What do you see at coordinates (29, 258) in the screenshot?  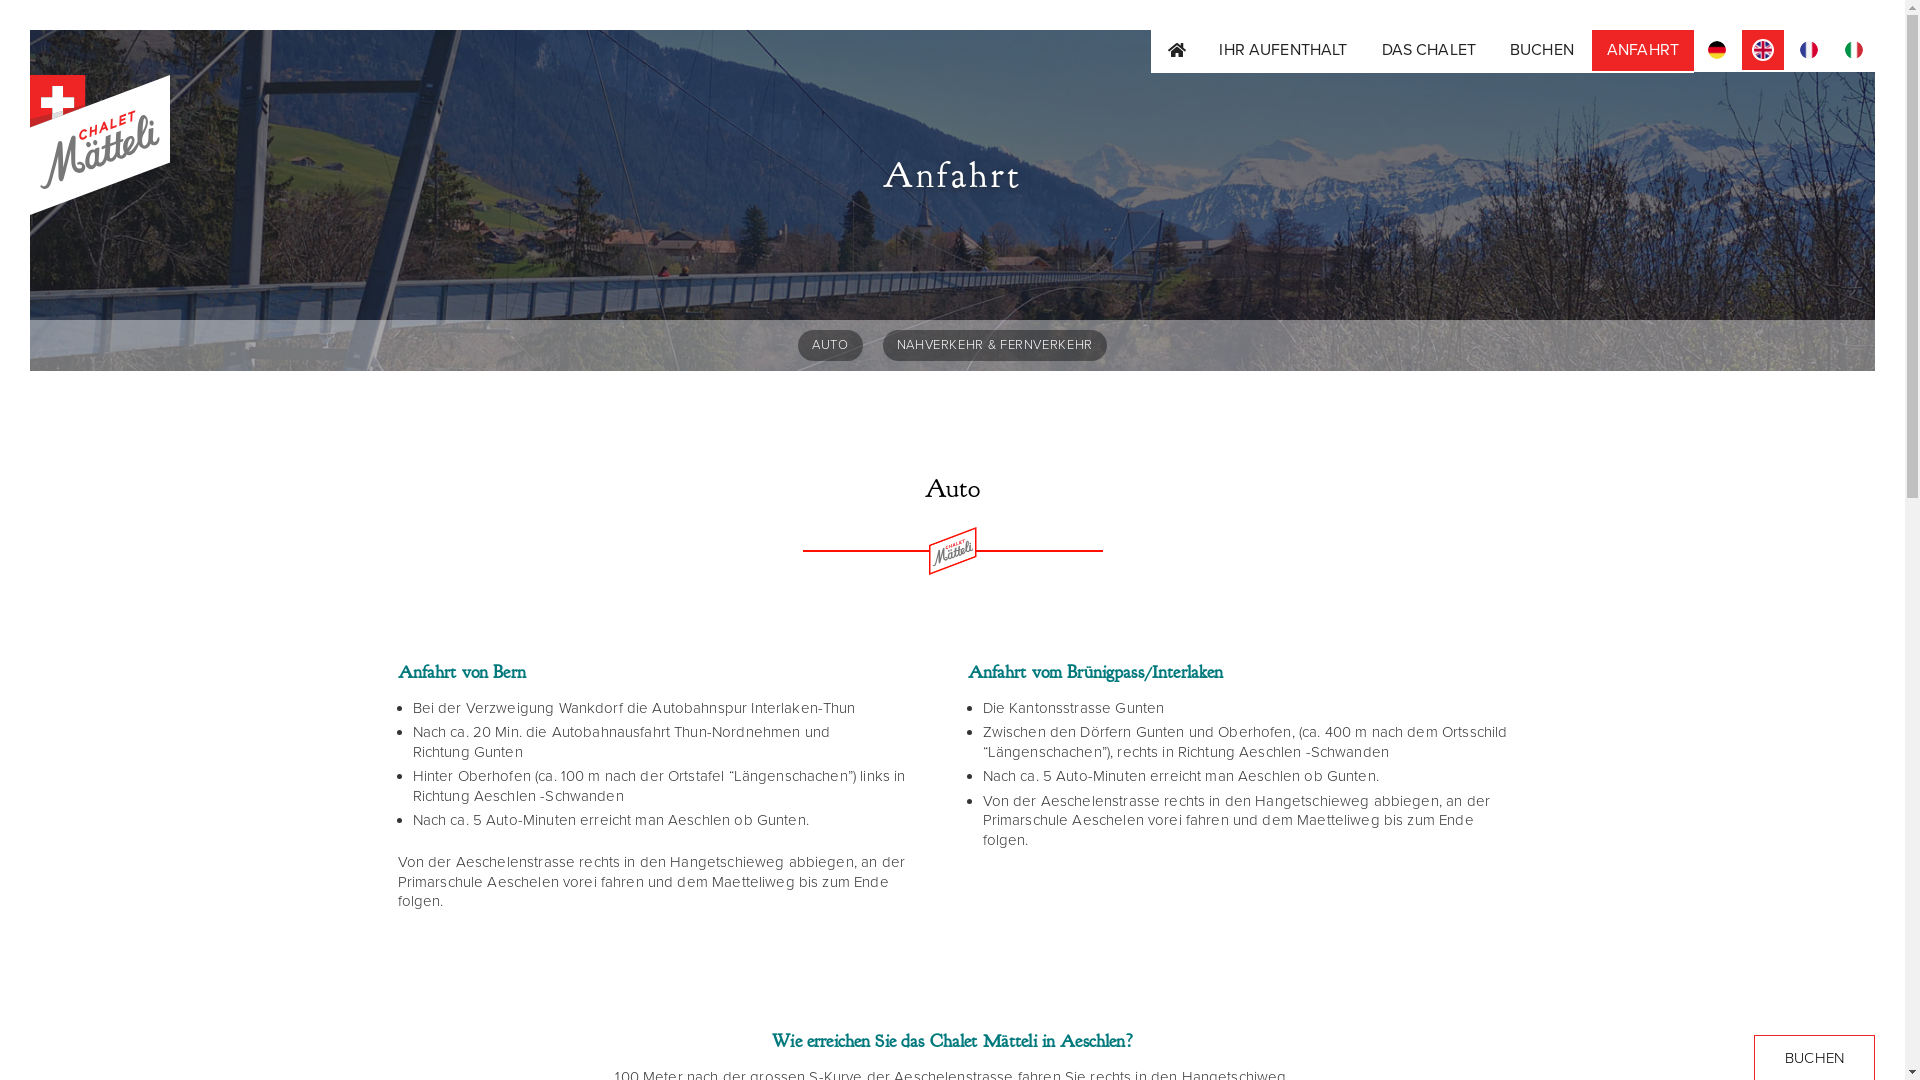 I see `'CHALET MATTELI'` at bounding box center [29, 258].